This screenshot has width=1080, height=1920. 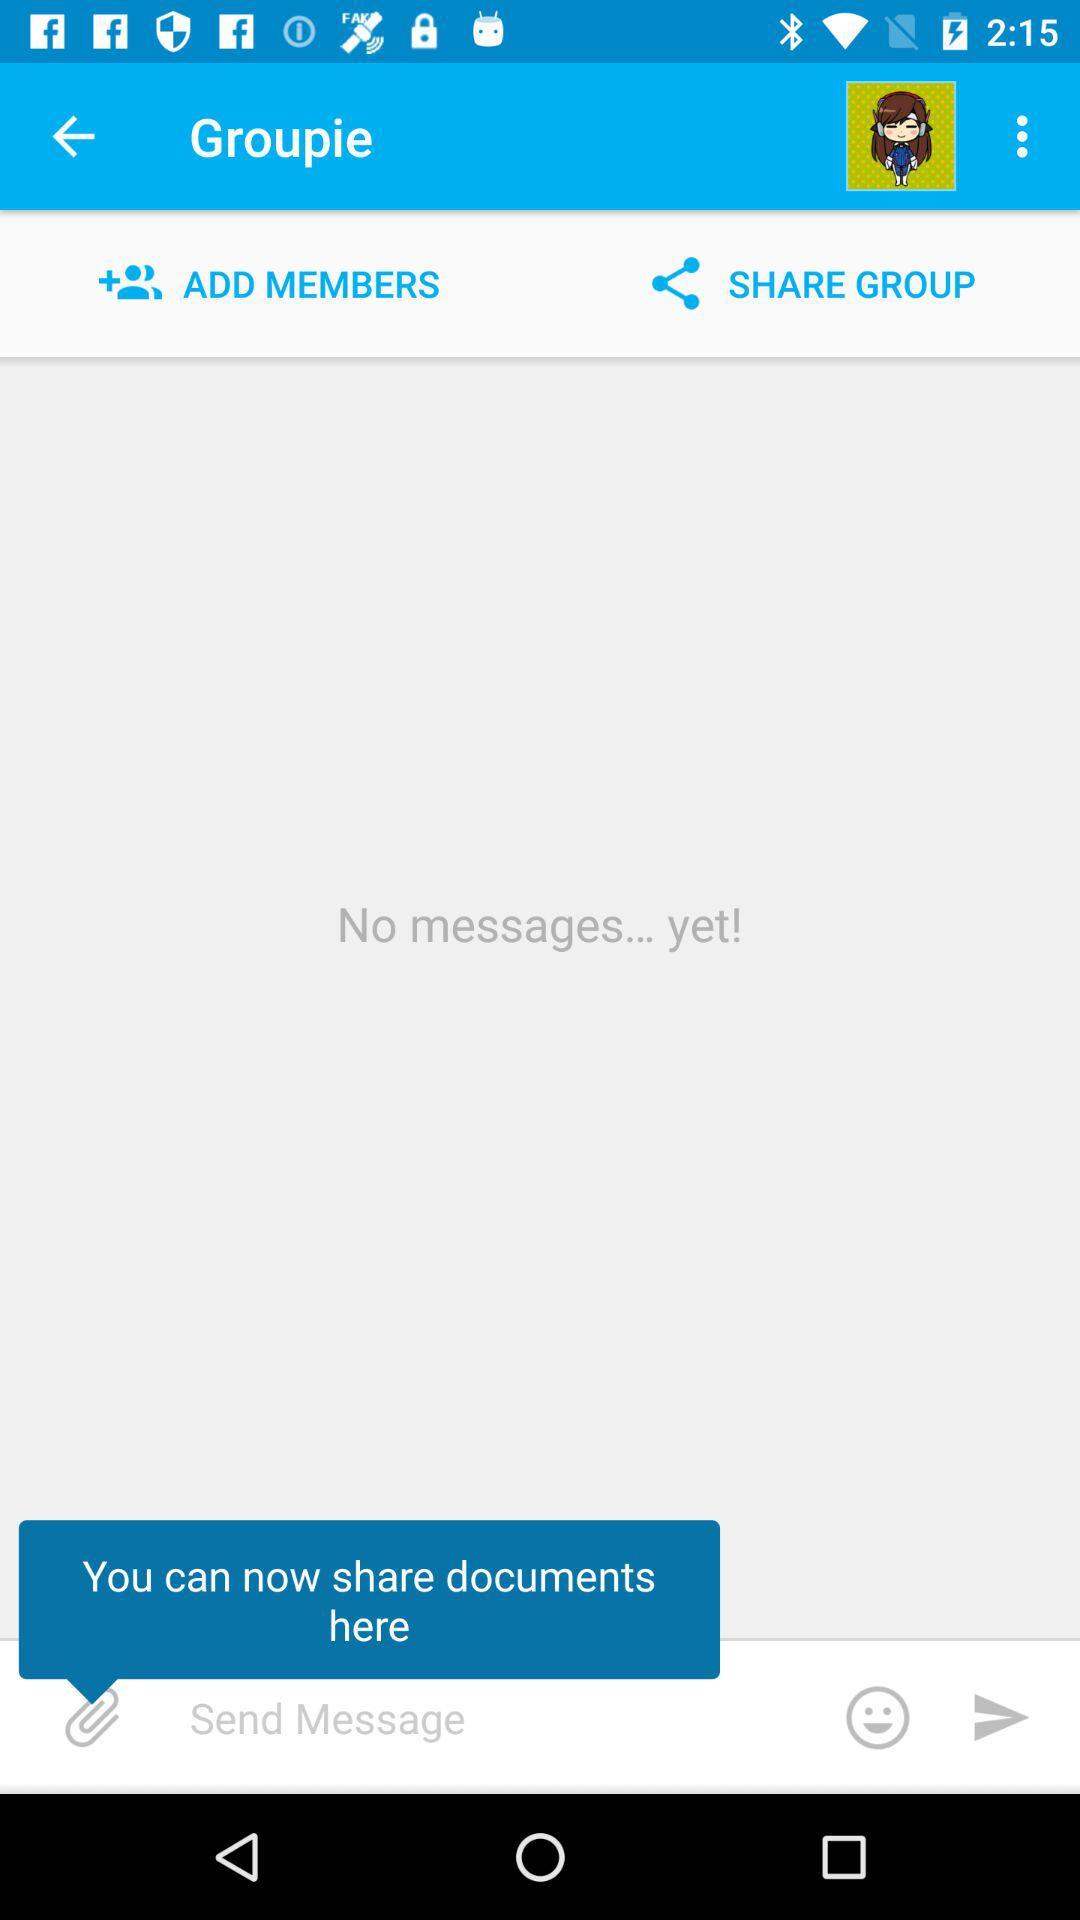 What do you see at coordinates (565, 1716) in the screenshot?
I see `text button` at bounding box center [565, 1716].